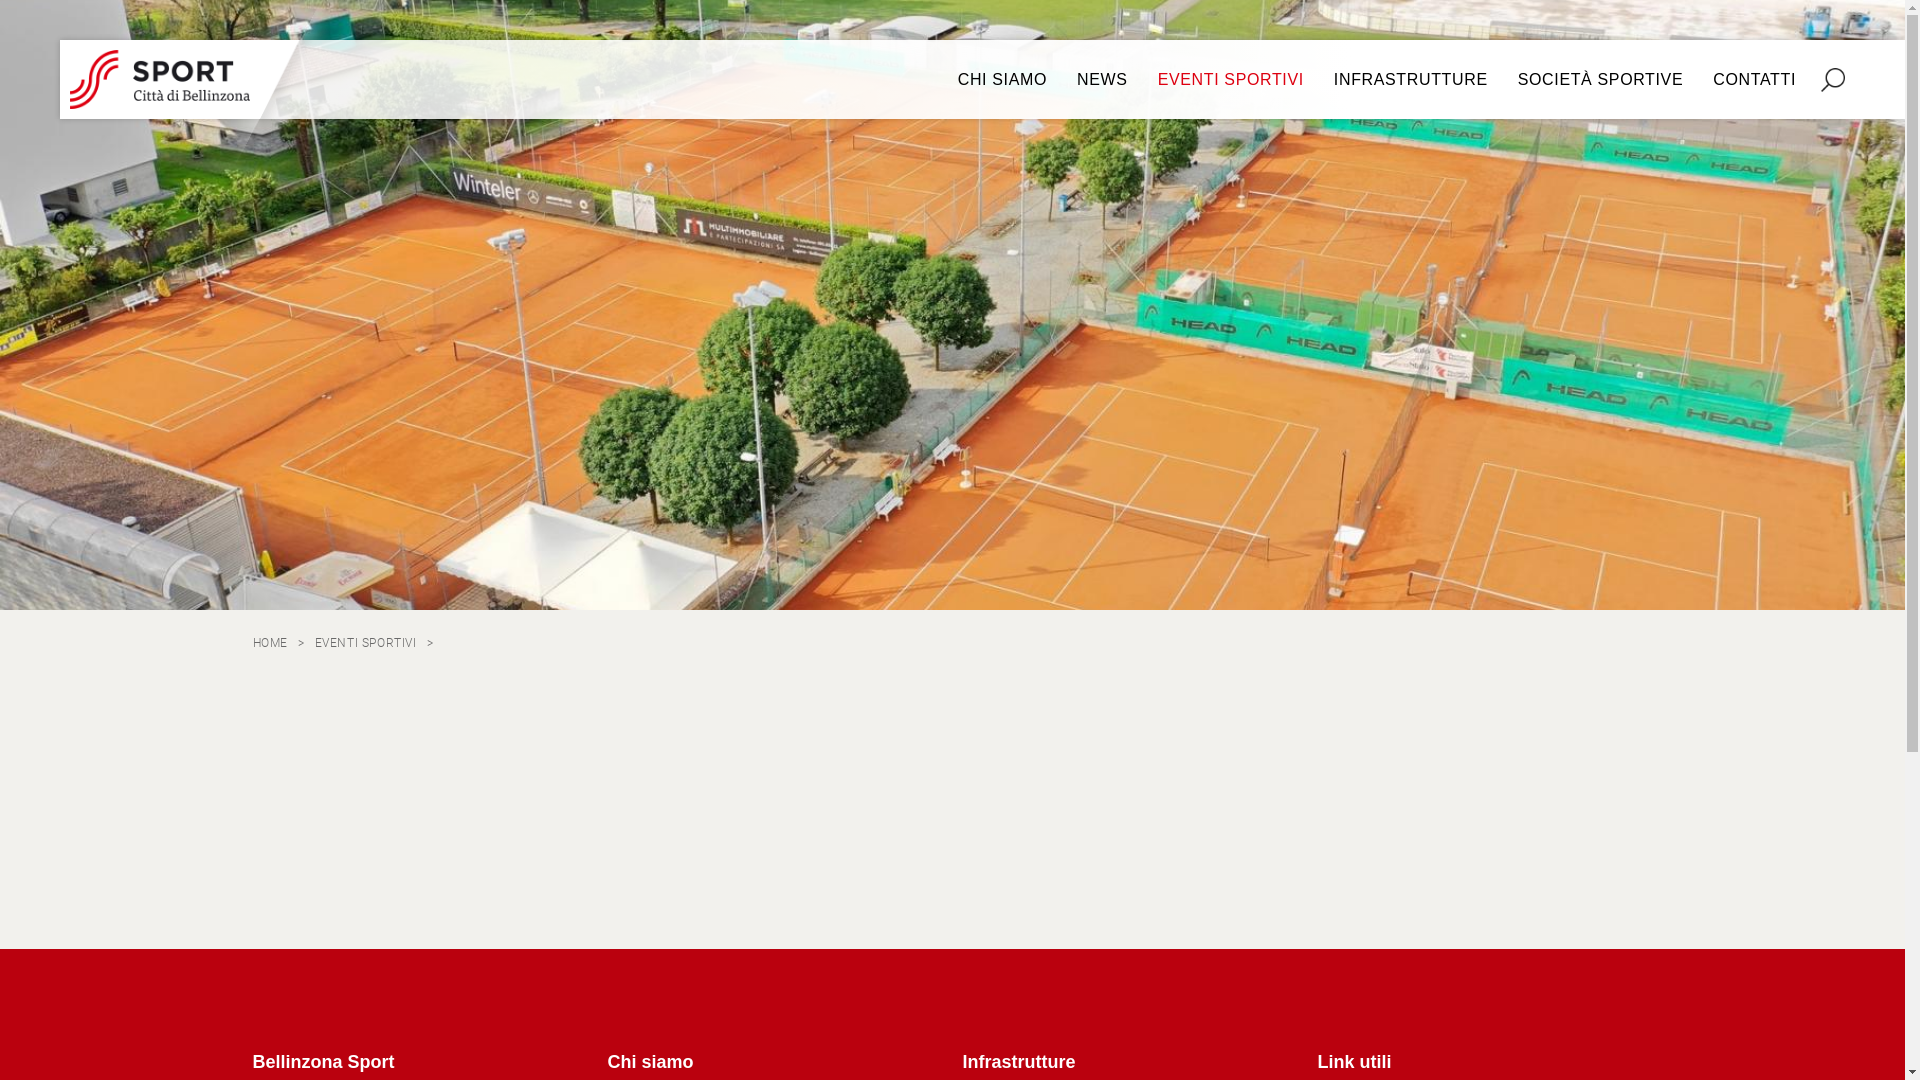 The image size is (1920, 1080). I want to click on 'CONTATTI', so click(1697, 78).